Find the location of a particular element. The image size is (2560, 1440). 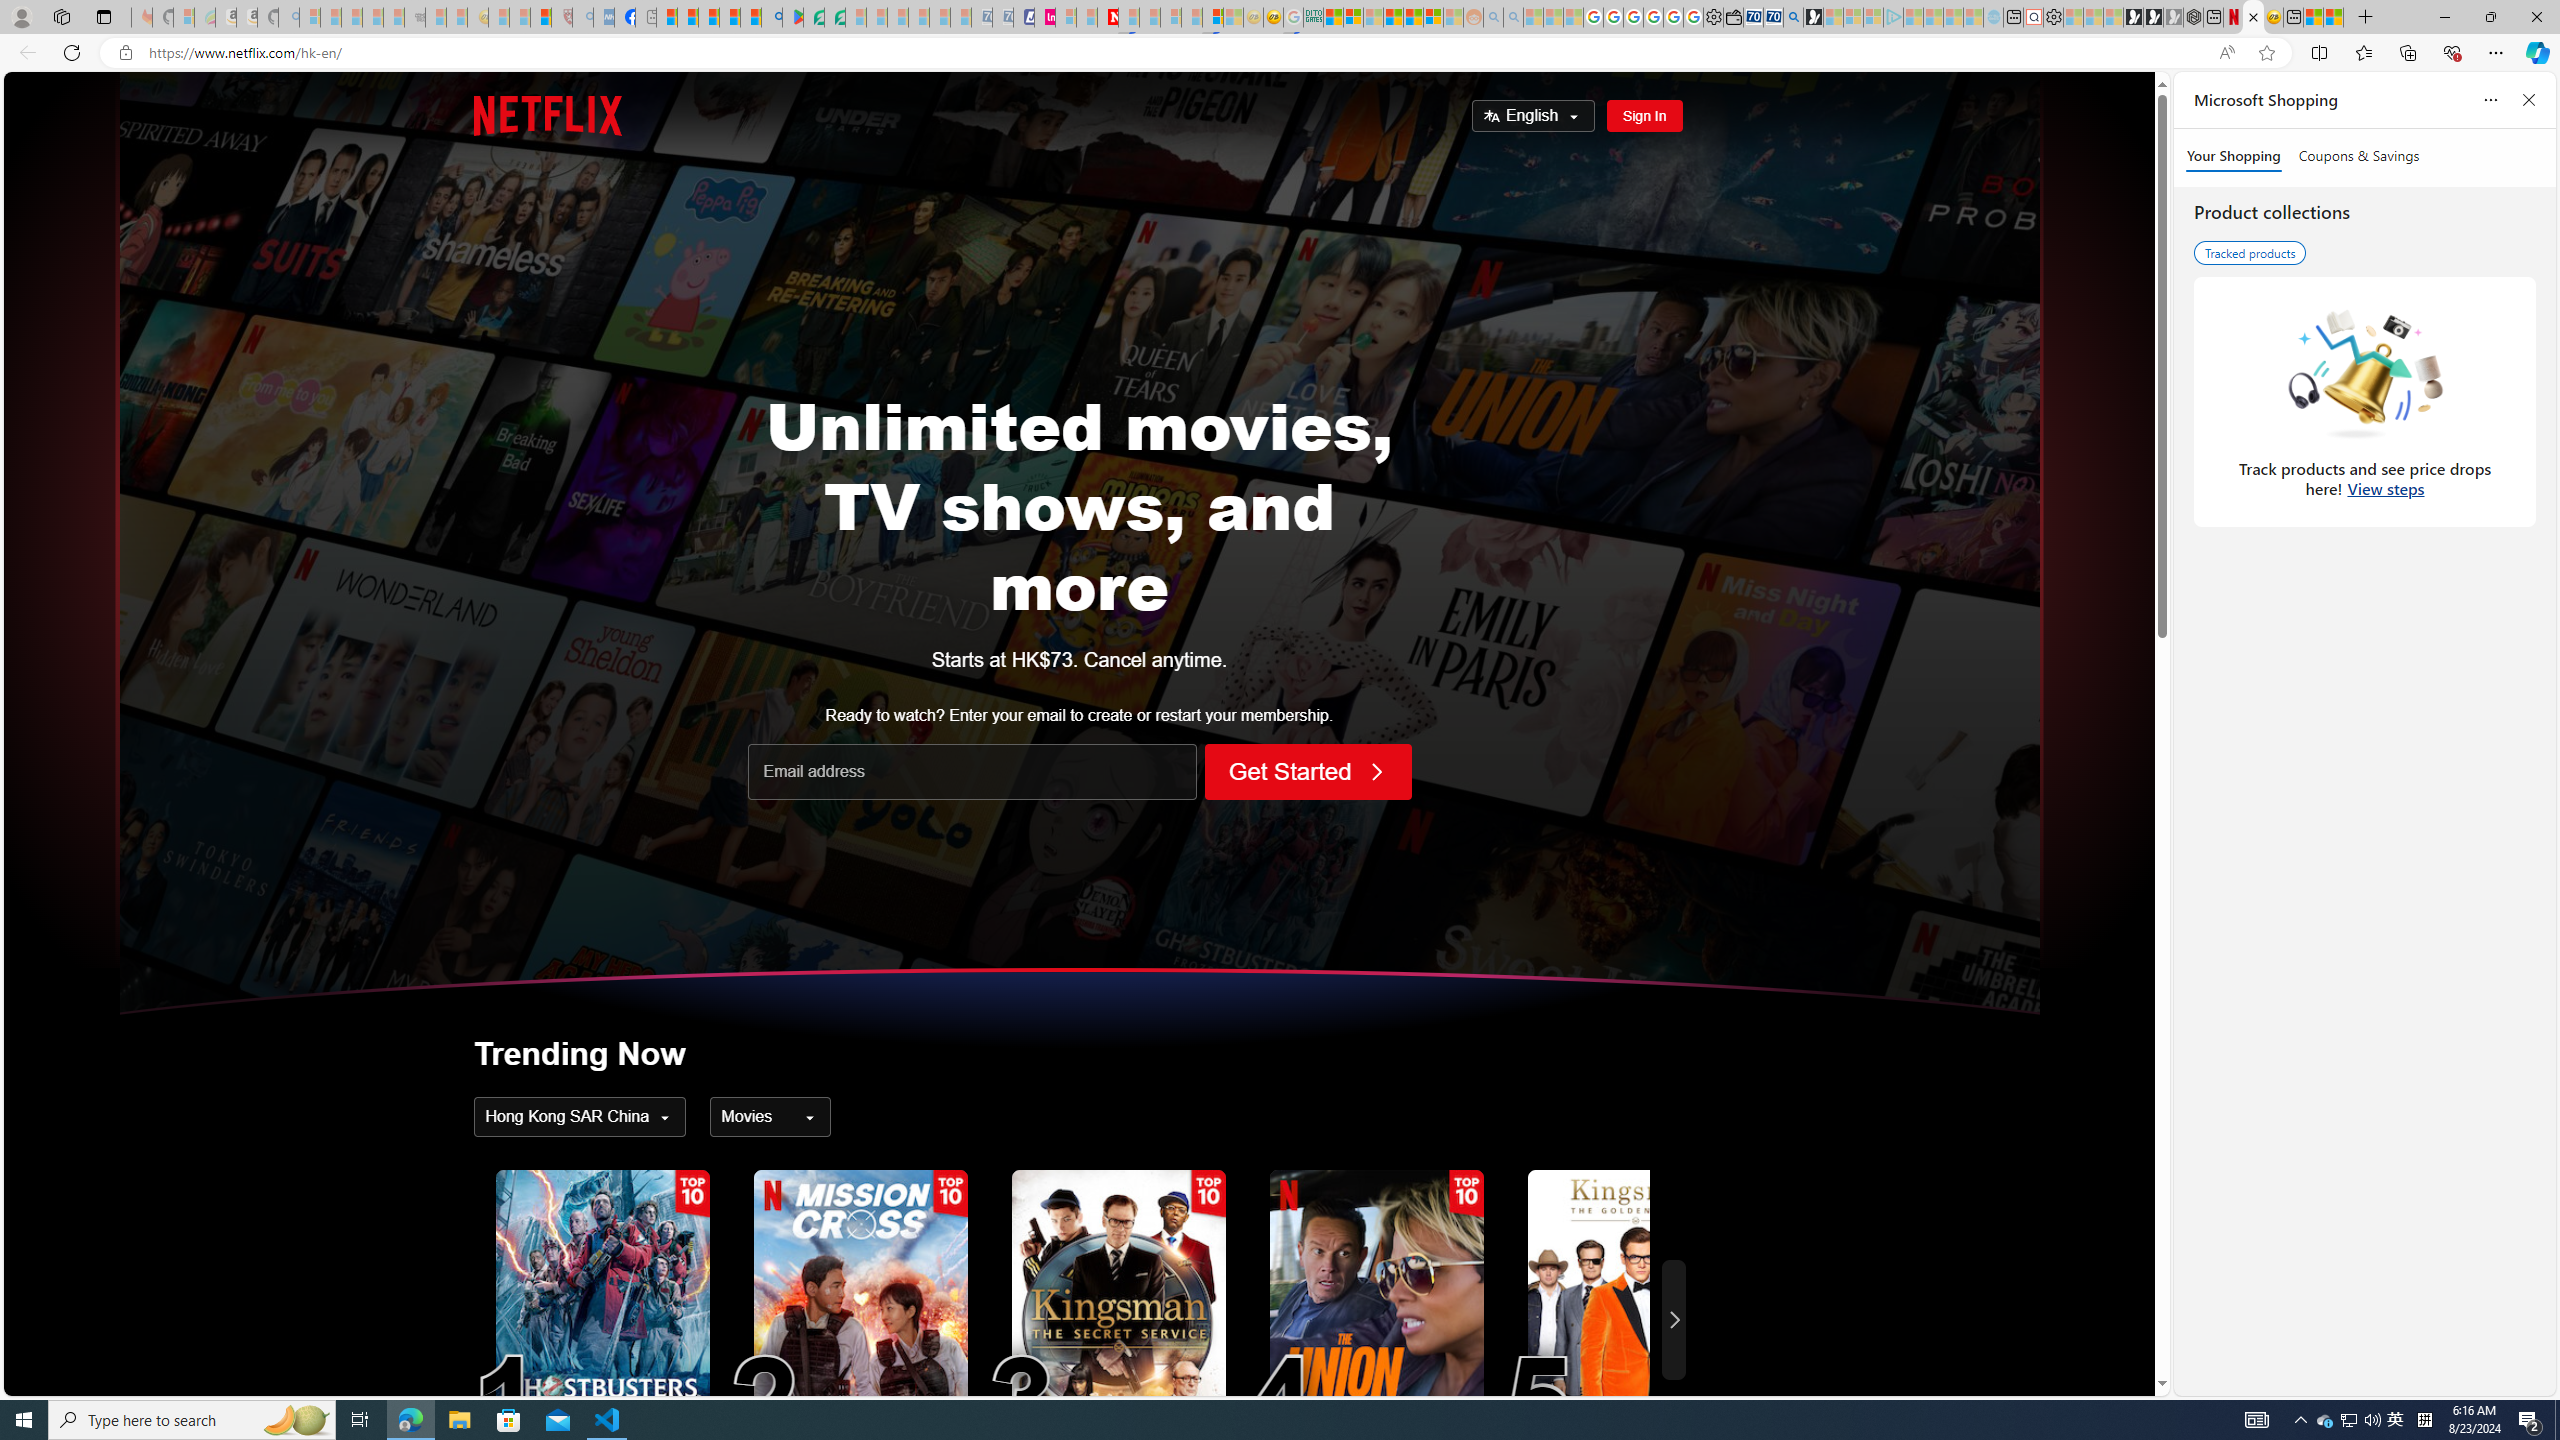

'Jobs - lastminute.com Investor Portal' is located at coordinates (1044, 16).